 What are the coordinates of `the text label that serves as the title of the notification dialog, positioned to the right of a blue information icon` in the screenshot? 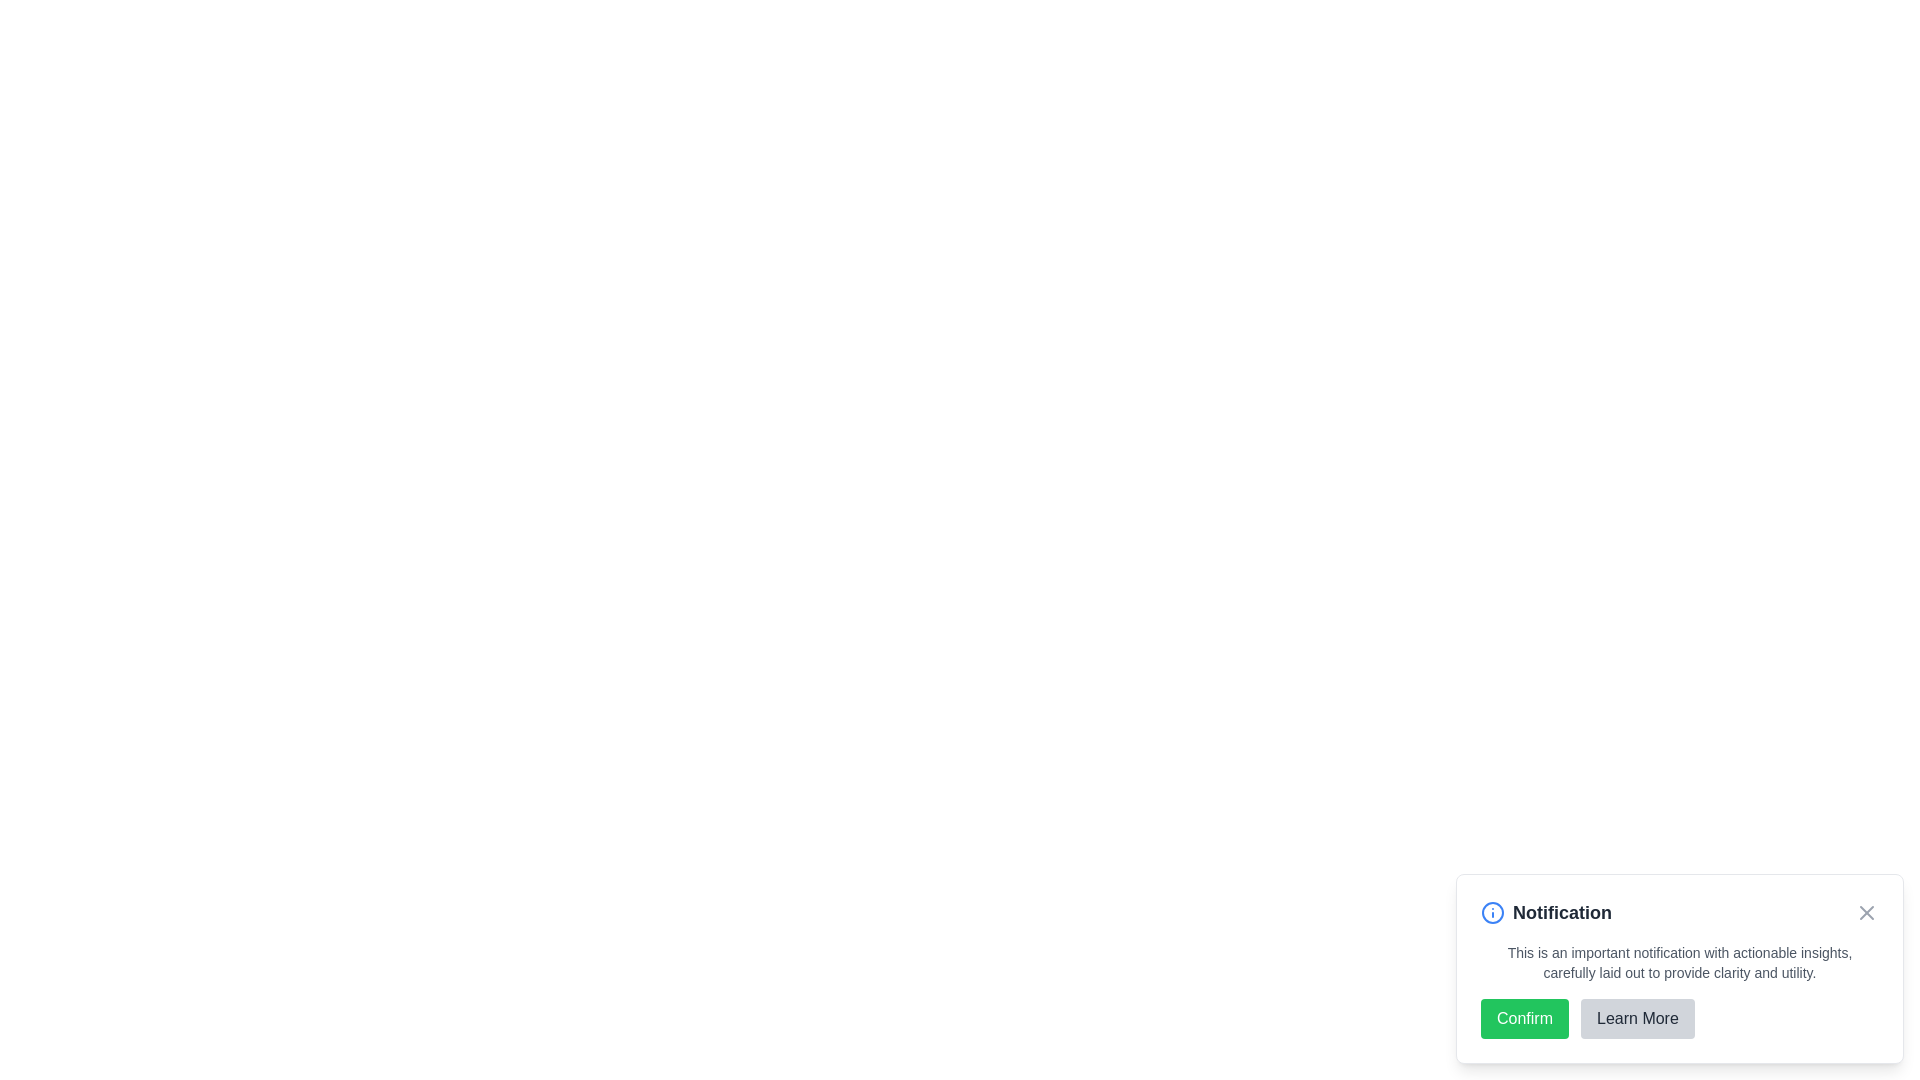 It's located at (1561, 913).